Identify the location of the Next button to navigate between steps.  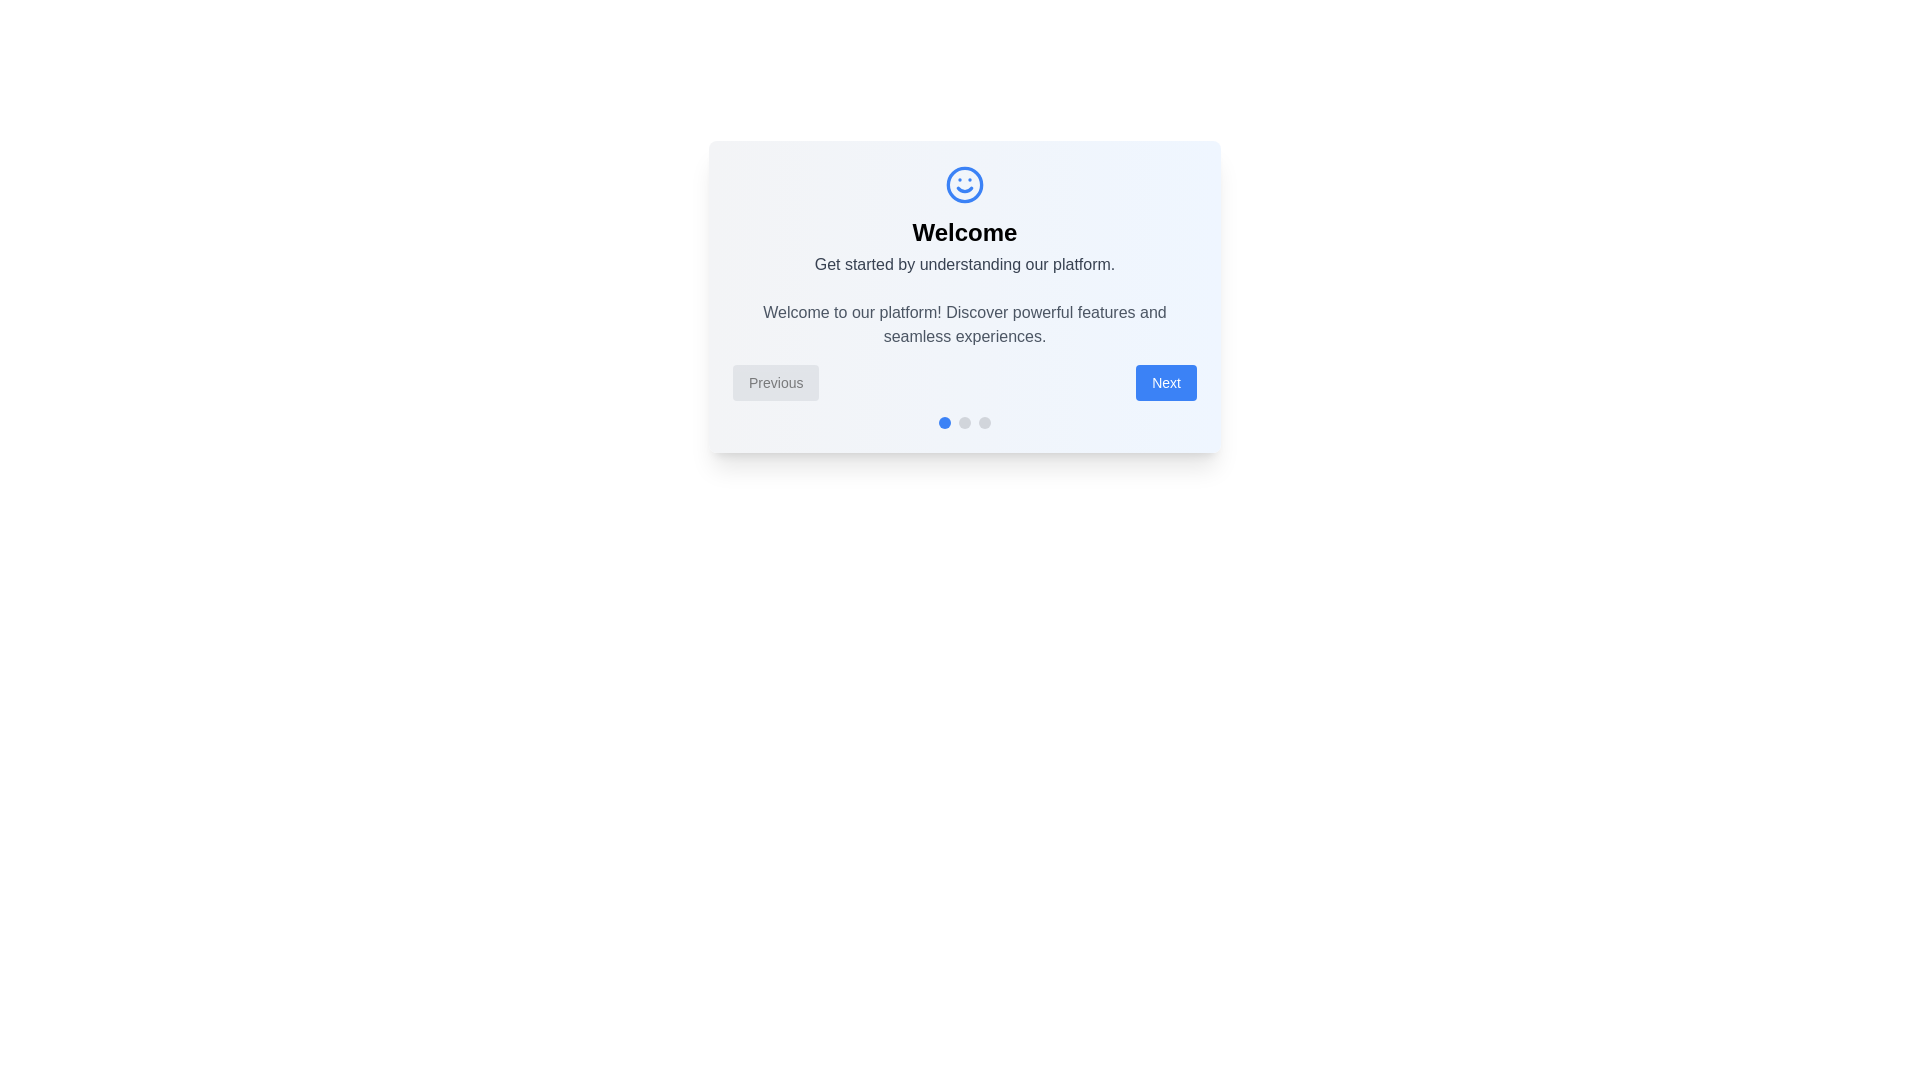
(1166, 382).